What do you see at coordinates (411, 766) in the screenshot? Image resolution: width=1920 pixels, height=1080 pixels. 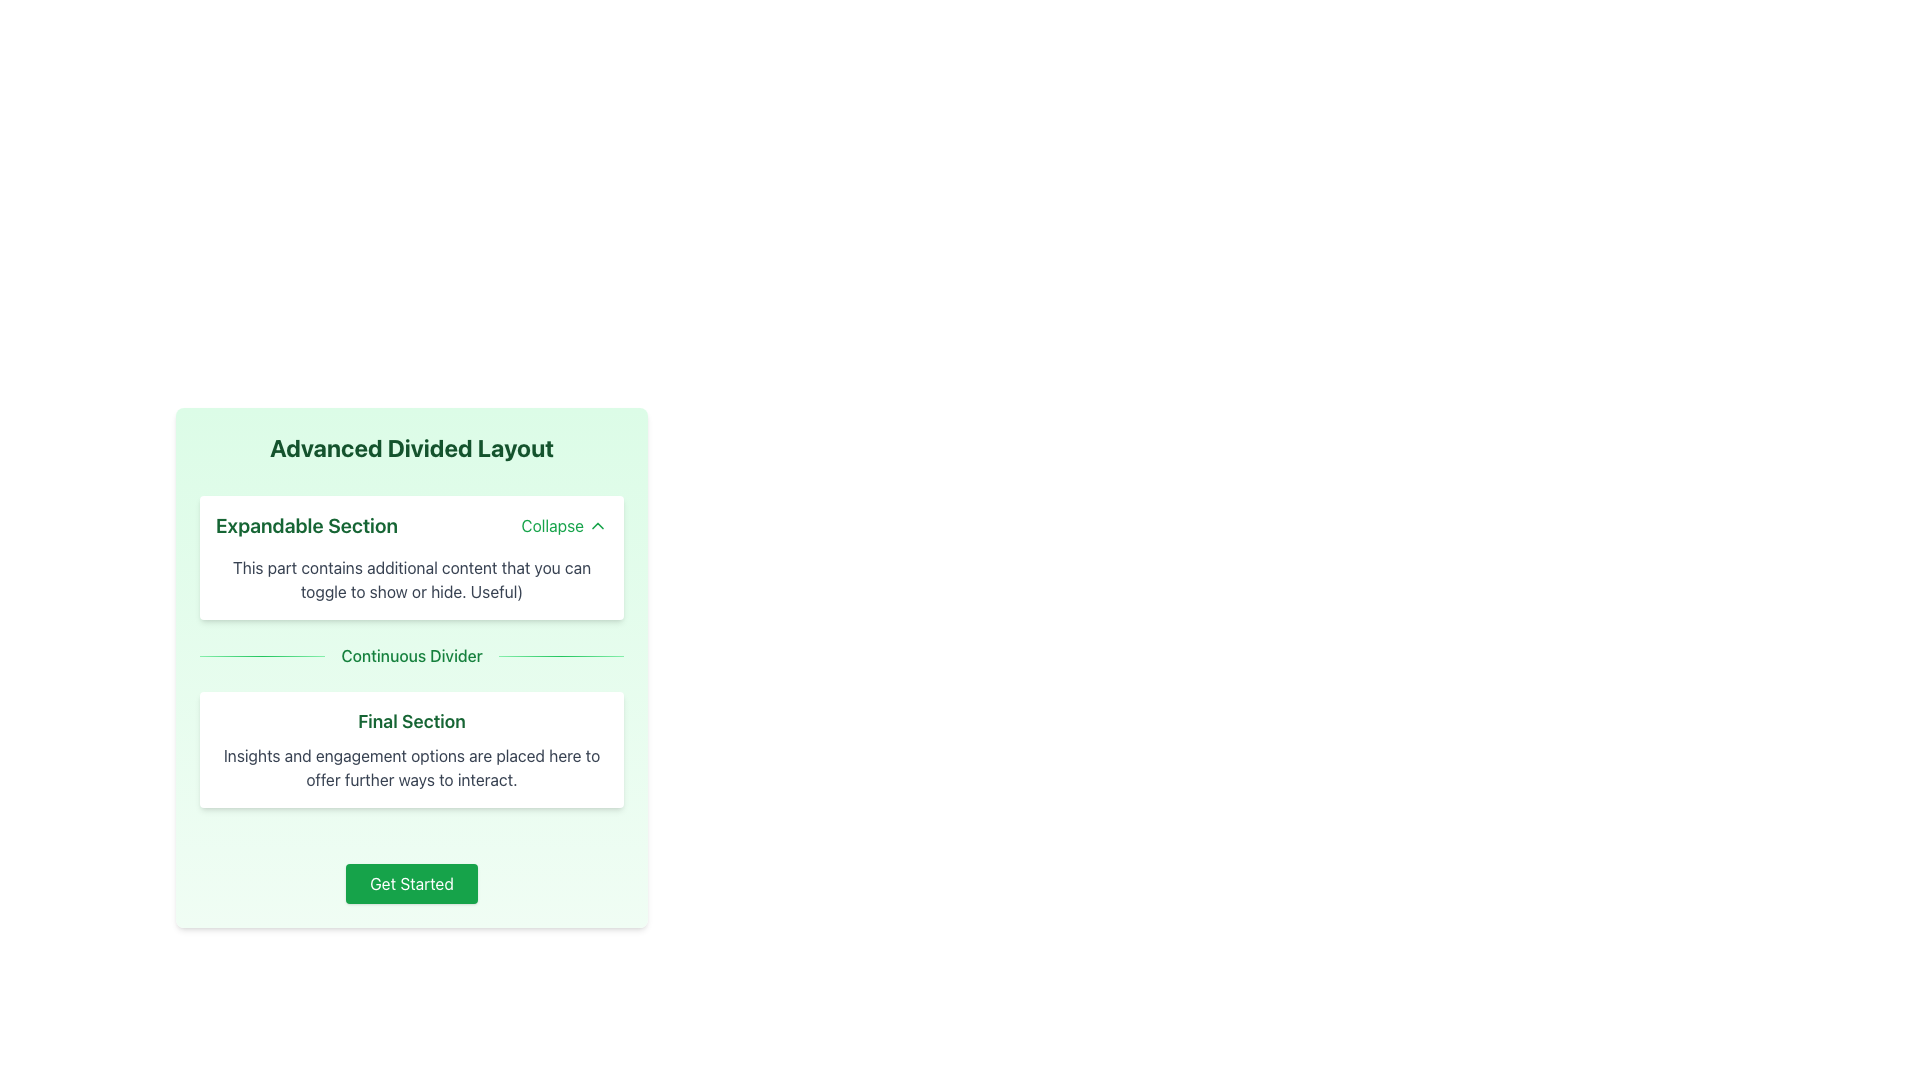 I see `the text label that reads 'Insights and engagement options are placed here to offer further ways to interact.', which is styled in light gray and located below the 'Final Section' label` at bounding box center [411, 766].